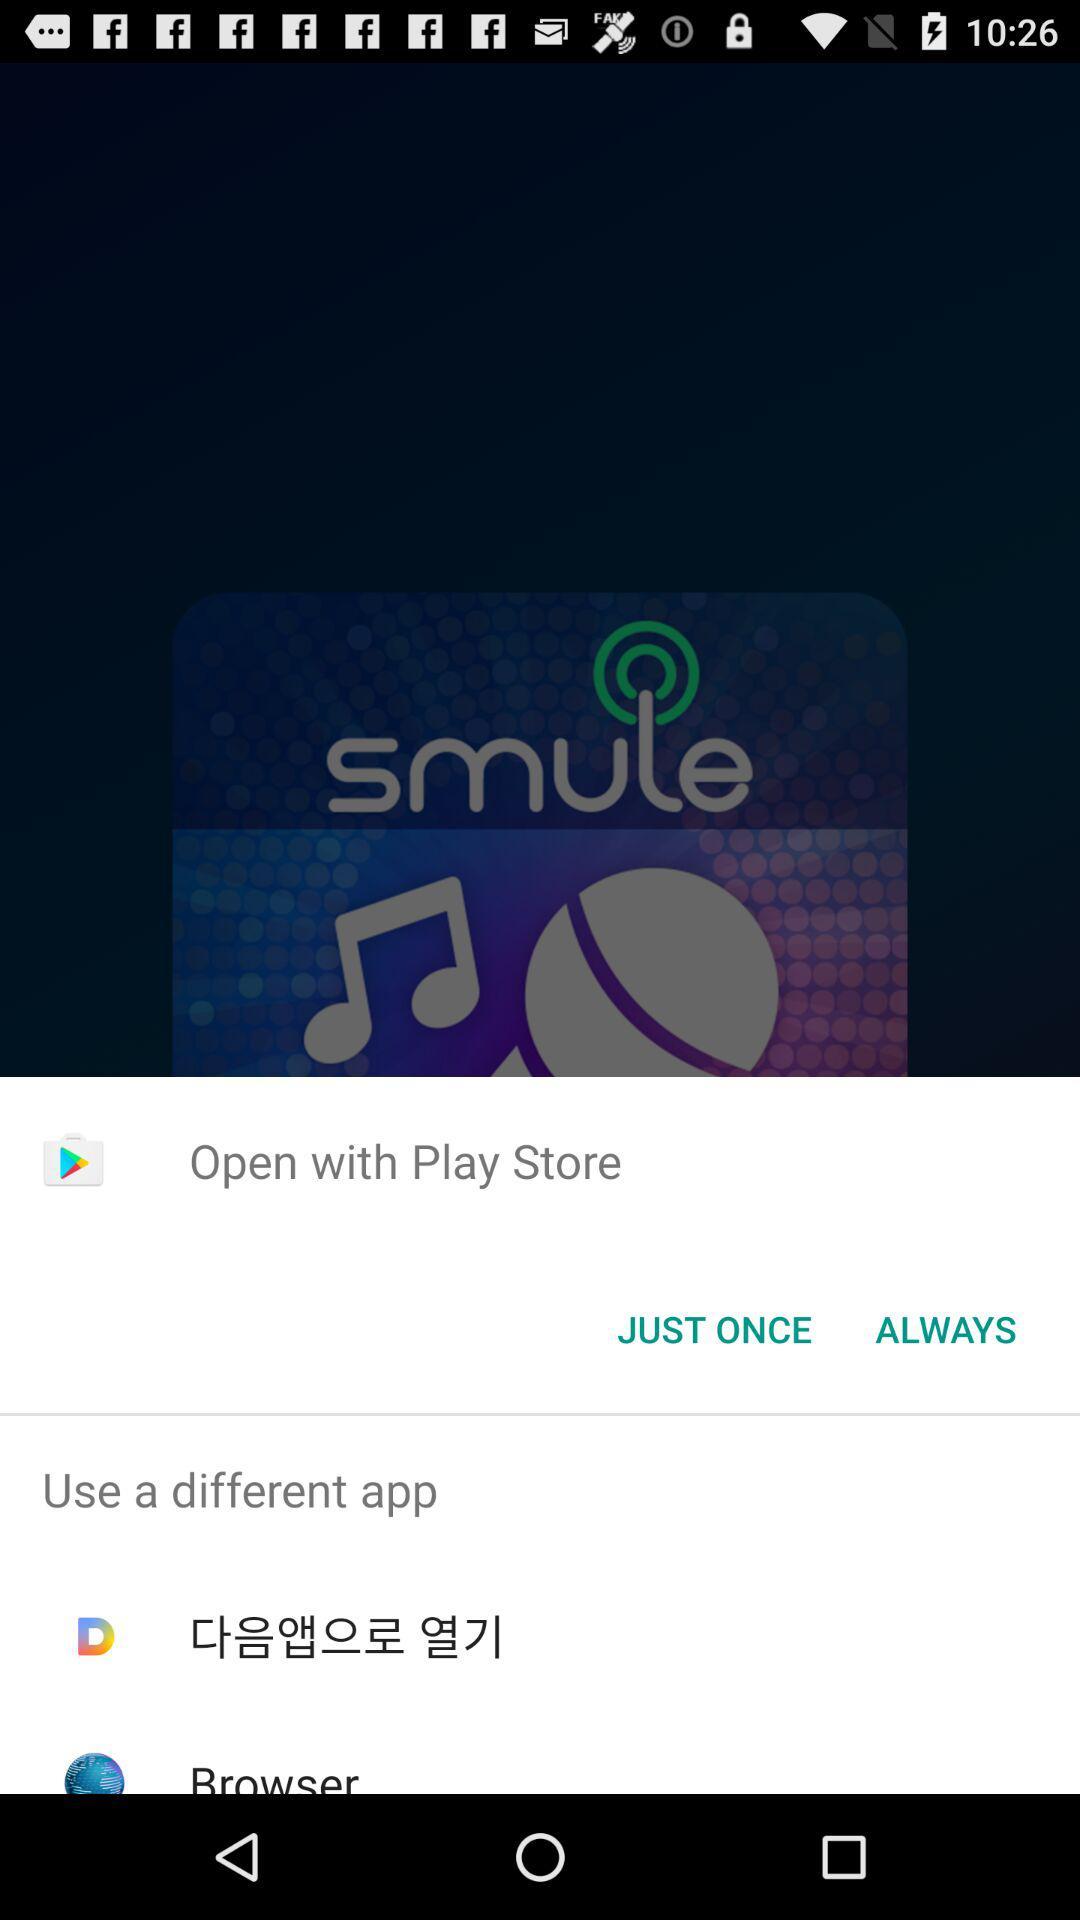 The height and width of the screenshot is (1920, 1080). What do you see at coordinates (713, 1329) in the screenshot?
I see `the just once` at bounding box center [713, 1329].